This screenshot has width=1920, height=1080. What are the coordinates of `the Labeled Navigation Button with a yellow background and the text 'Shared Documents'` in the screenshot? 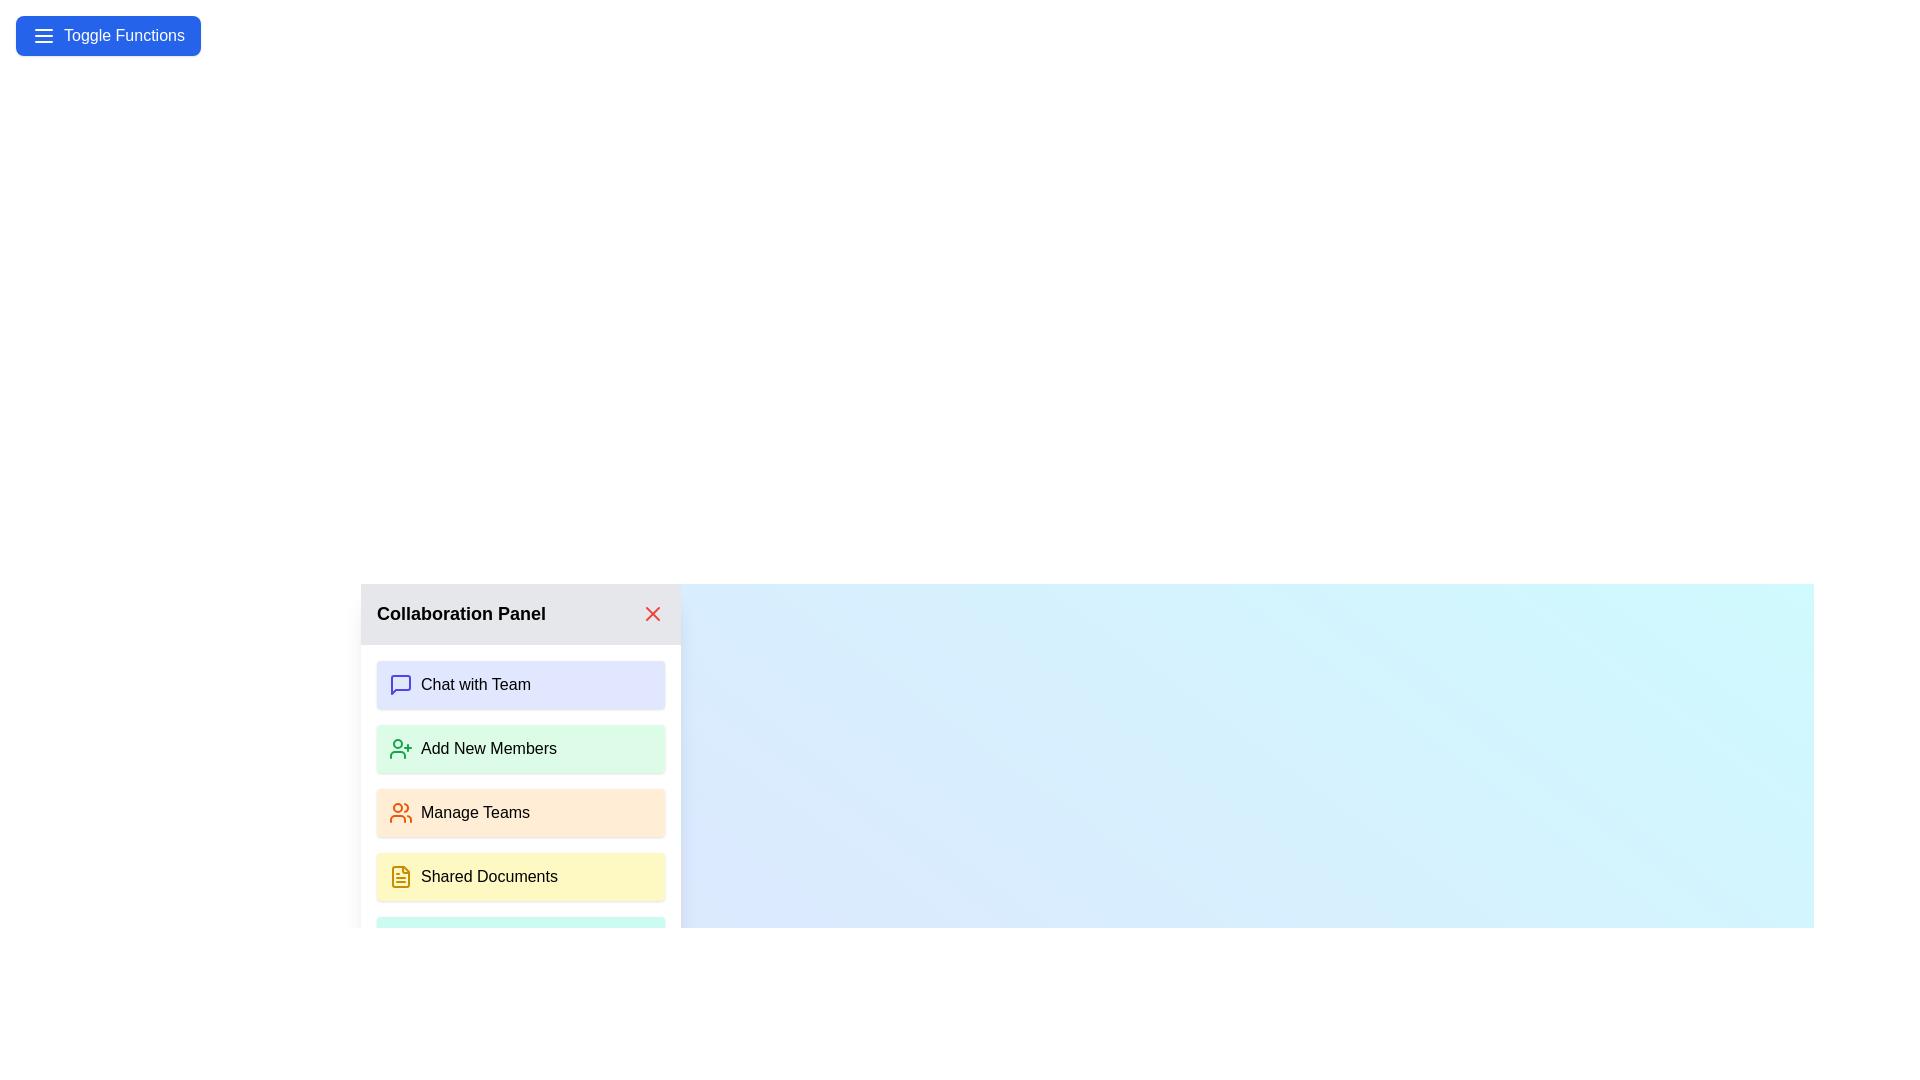 It's located at (521, 875).